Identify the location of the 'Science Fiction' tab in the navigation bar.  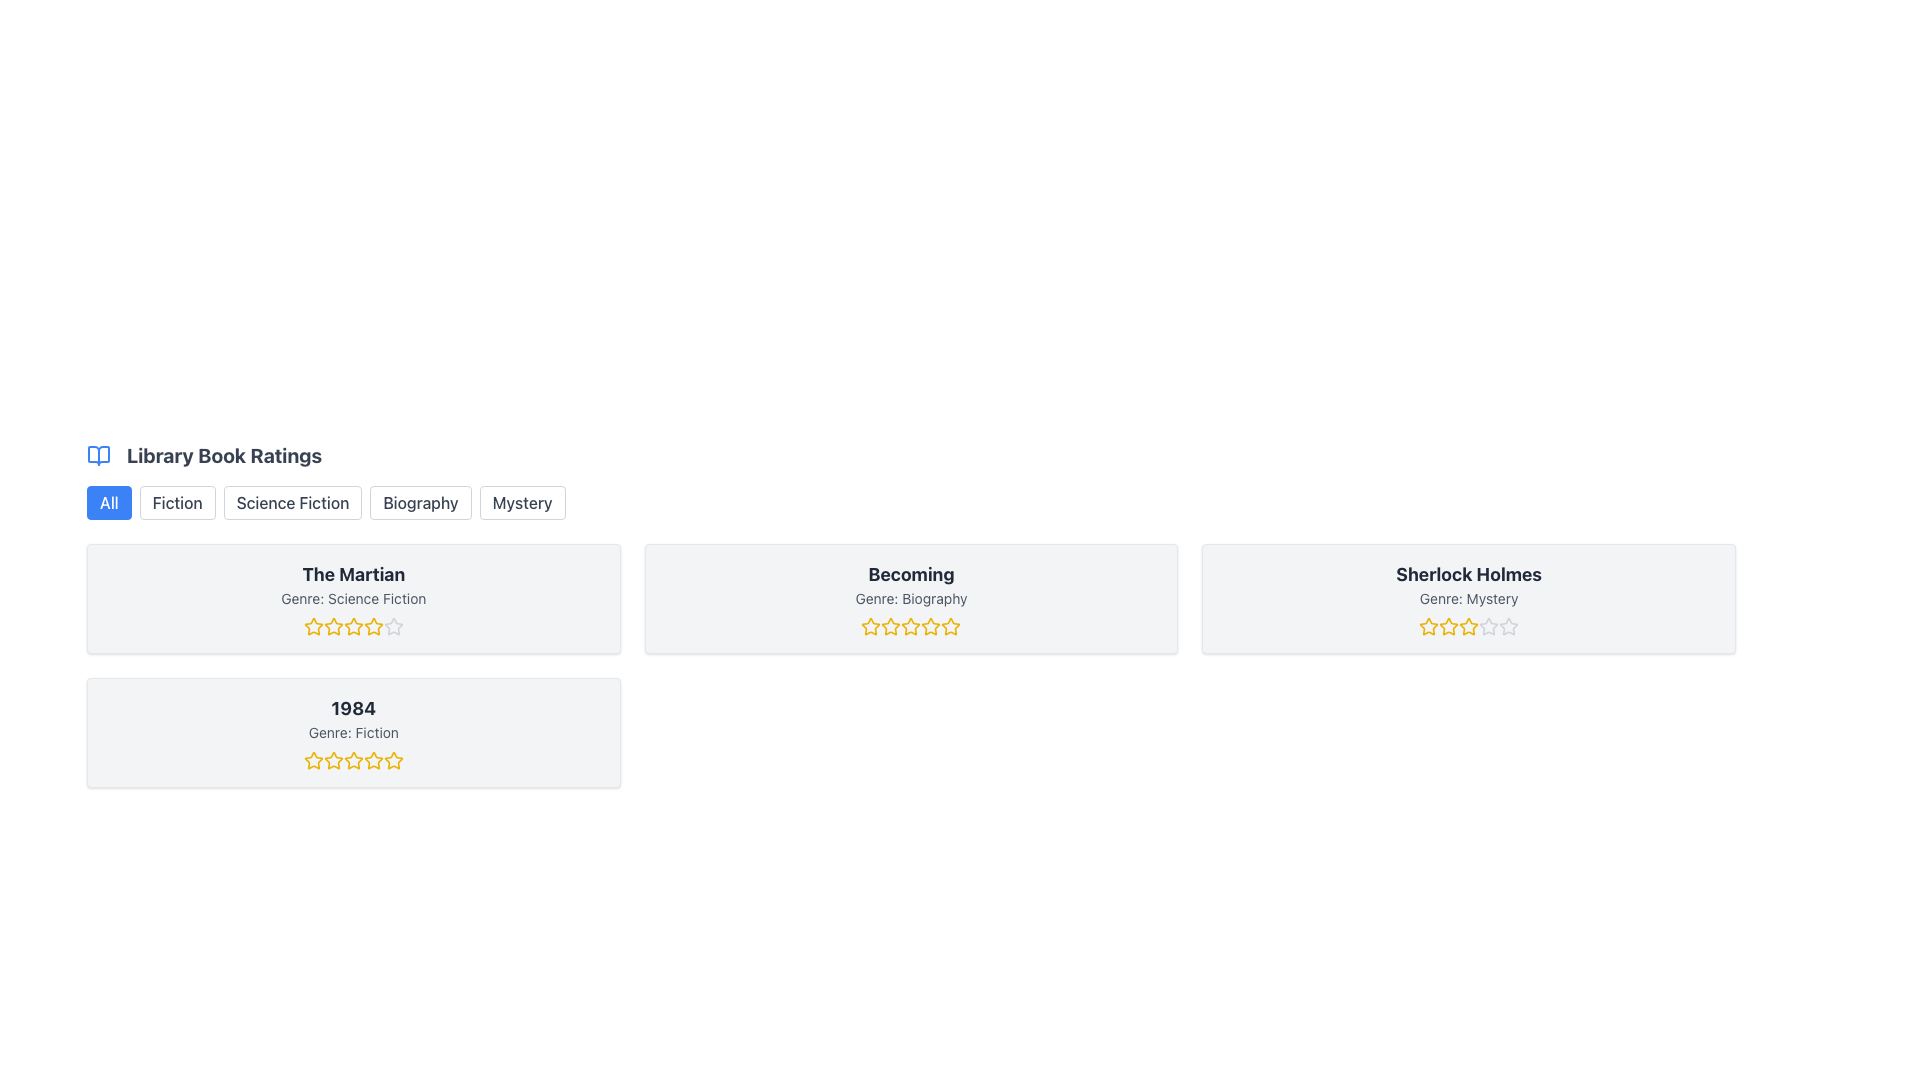
(291, 501).